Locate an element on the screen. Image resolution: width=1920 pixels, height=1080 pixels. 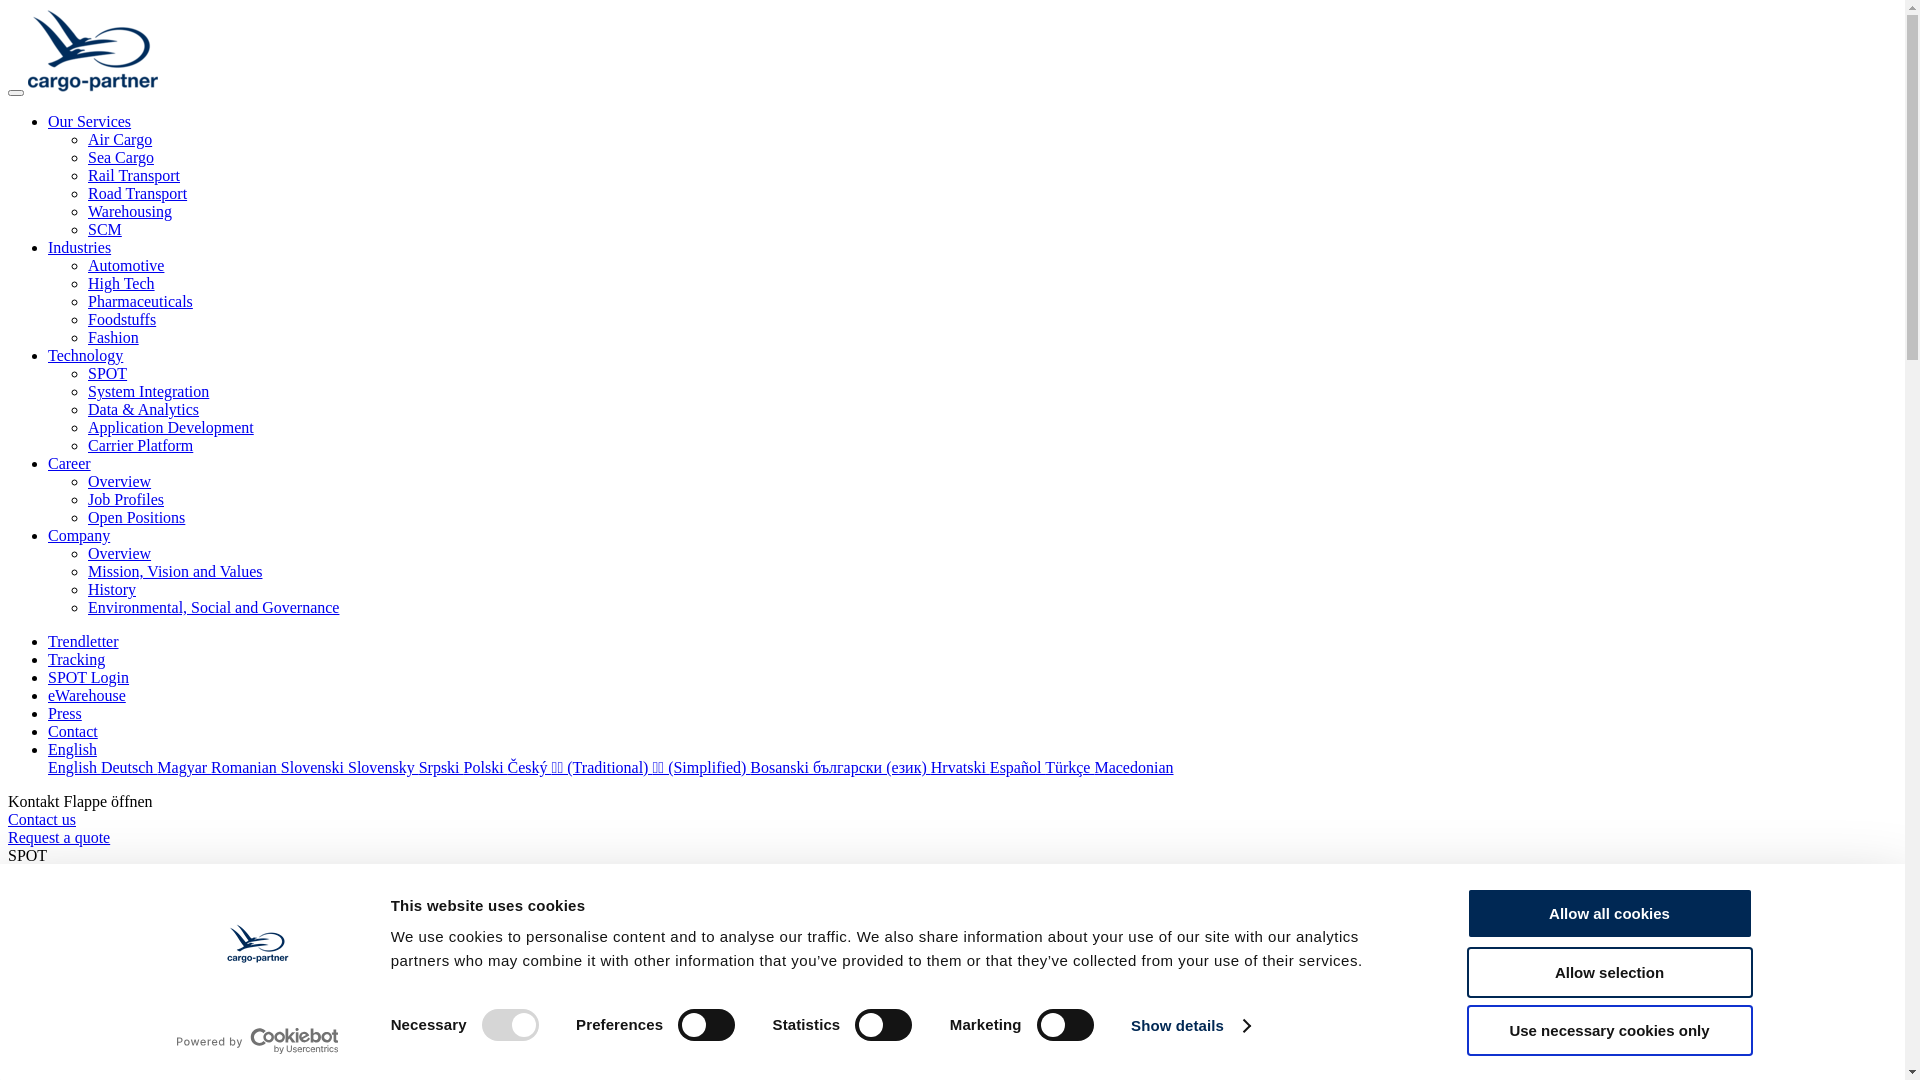
'English' is located at coordinates (74, 766).